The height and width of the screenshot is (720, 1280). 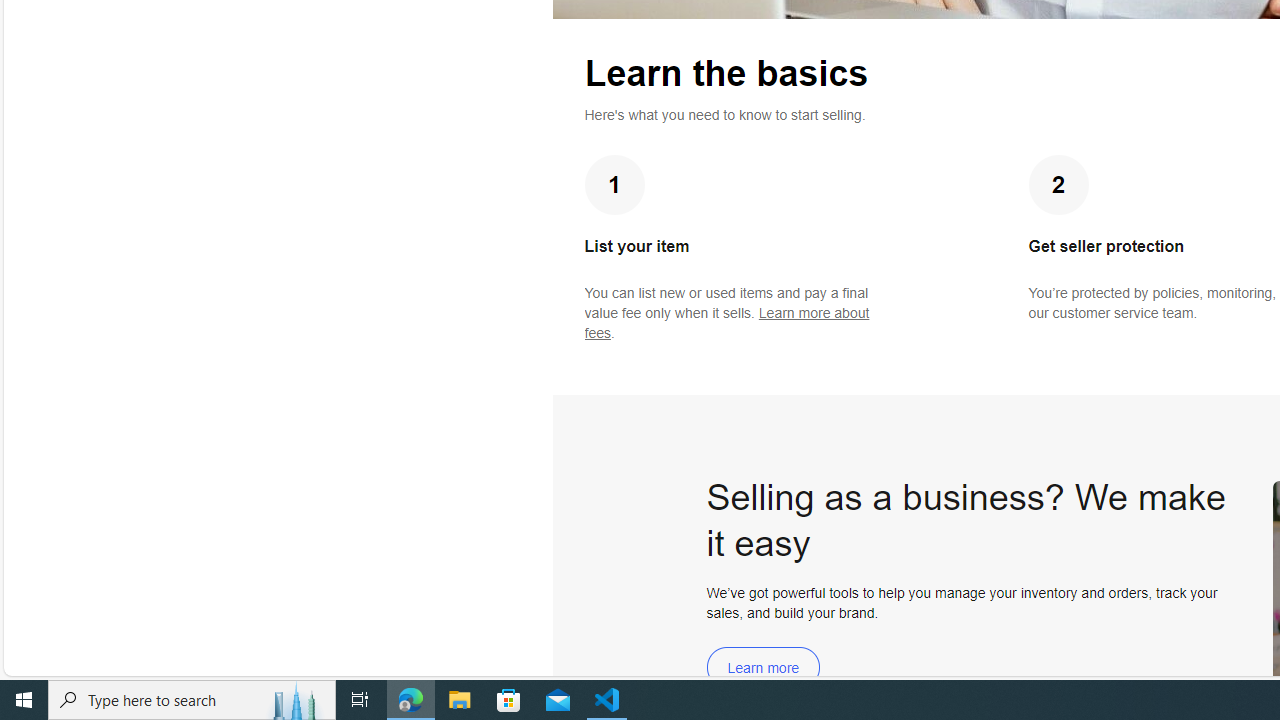 I want to click on 'Learn more', so click(x=762, y=667).